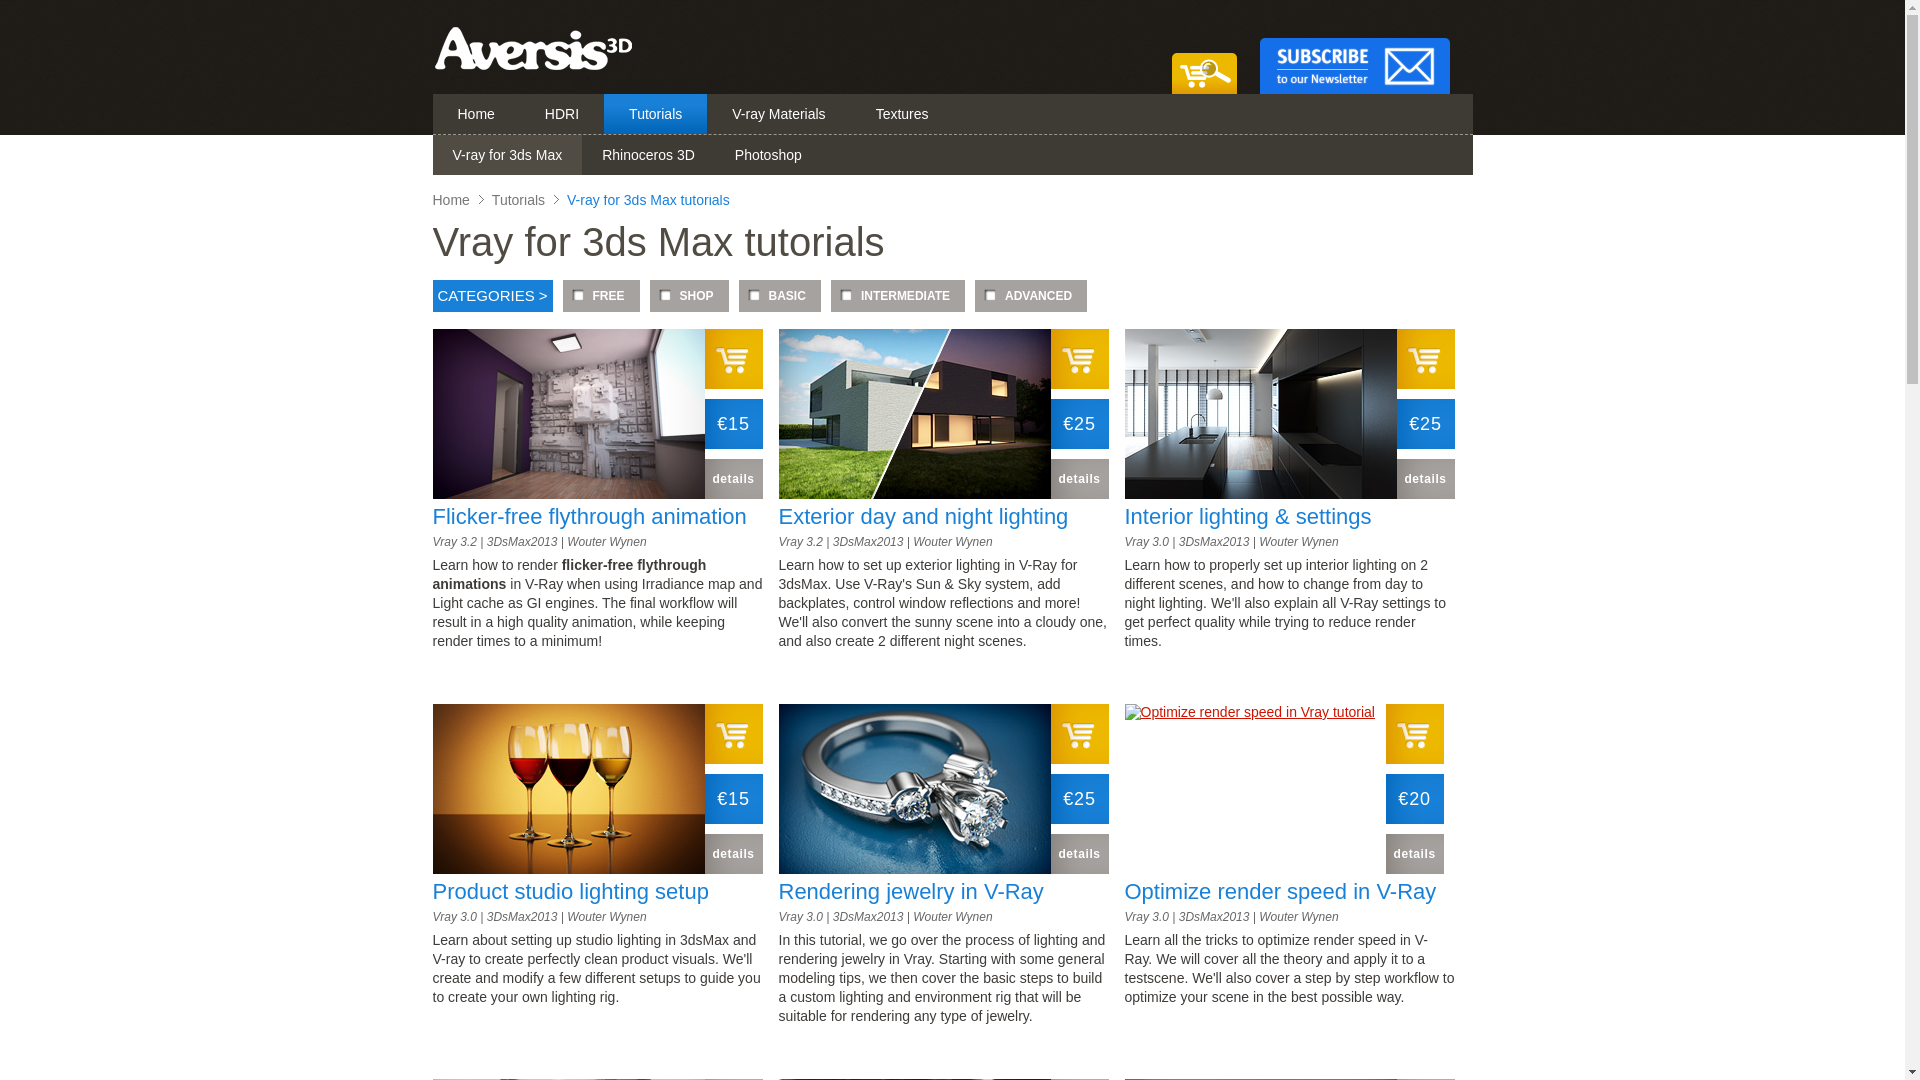 This screenshot has width=1920, height=1080. I want to click on 'Flicker-free flythrough animation', so click(588, 515).